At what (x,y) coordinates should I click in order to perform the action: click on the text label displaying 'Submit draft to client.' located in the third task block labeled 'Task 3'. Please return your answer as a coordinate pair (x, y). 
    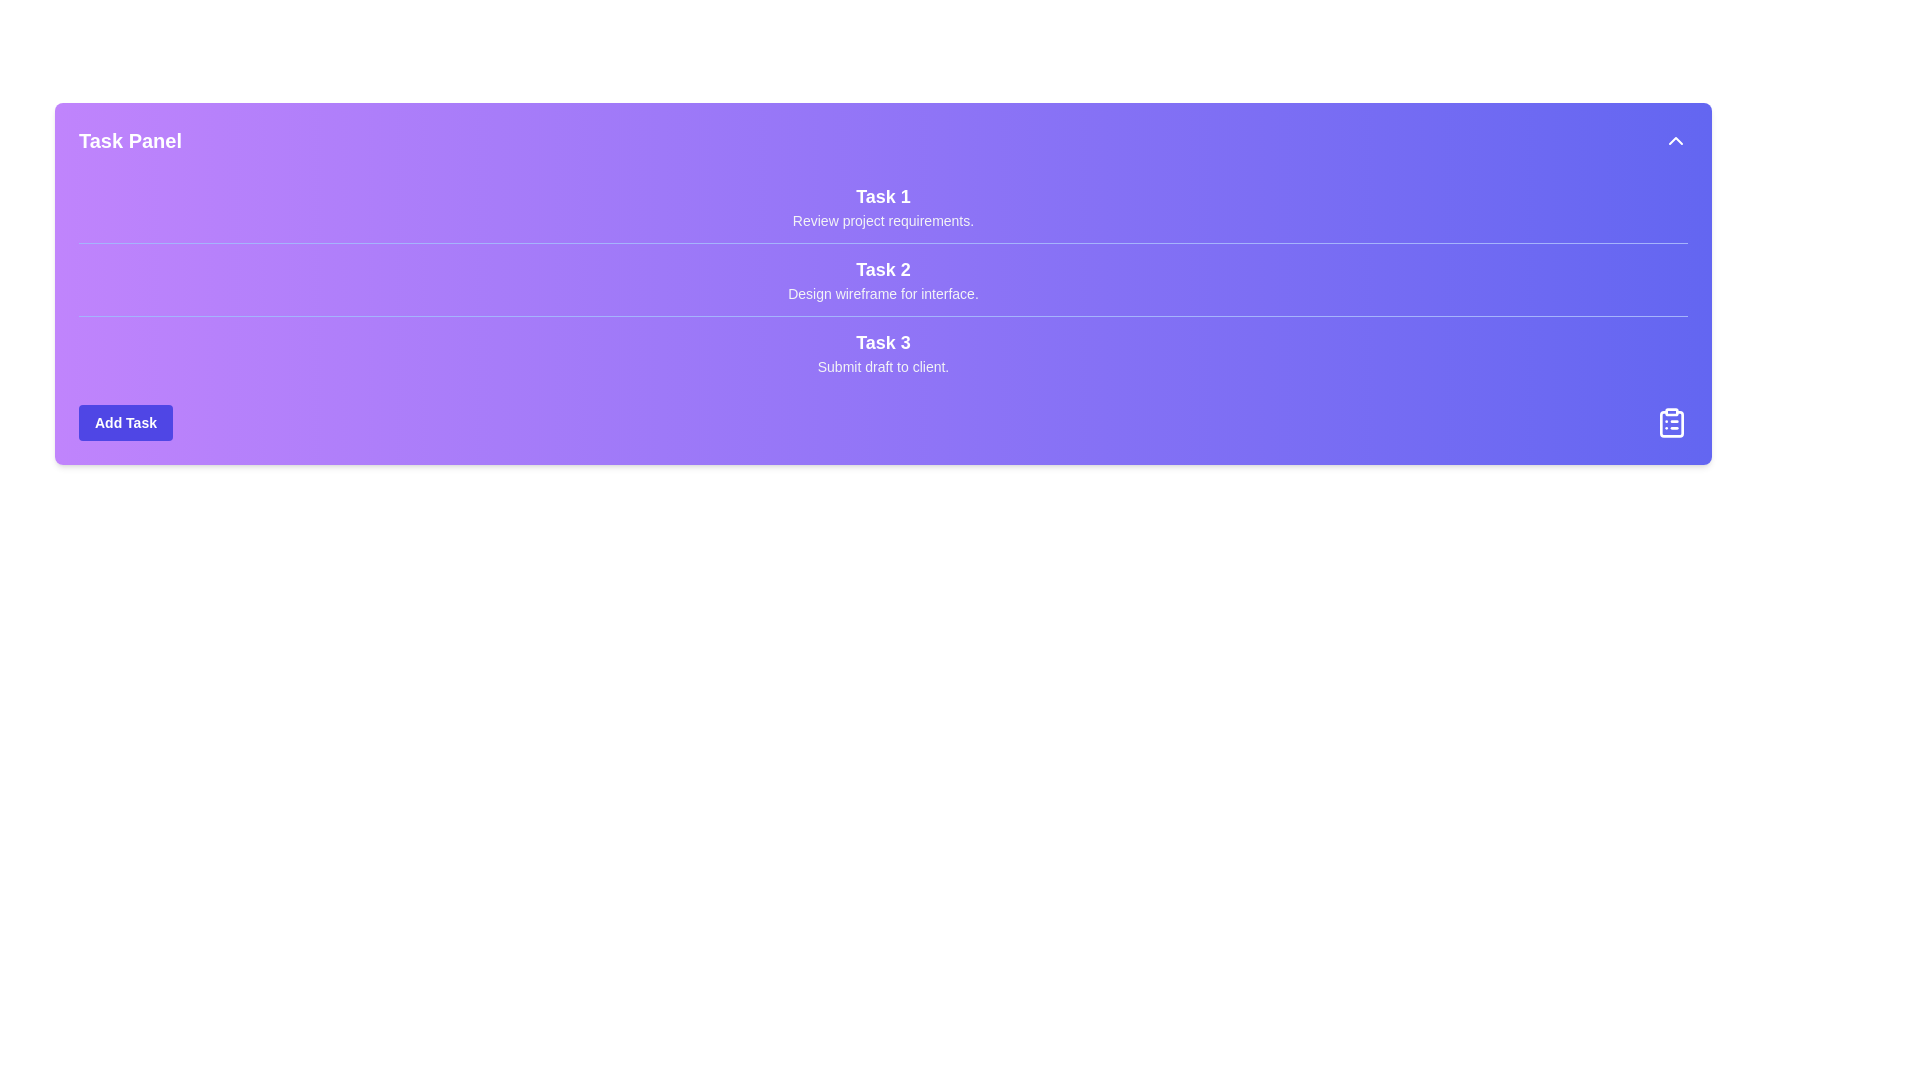
    Looking at the image, I should click on (882, 366).